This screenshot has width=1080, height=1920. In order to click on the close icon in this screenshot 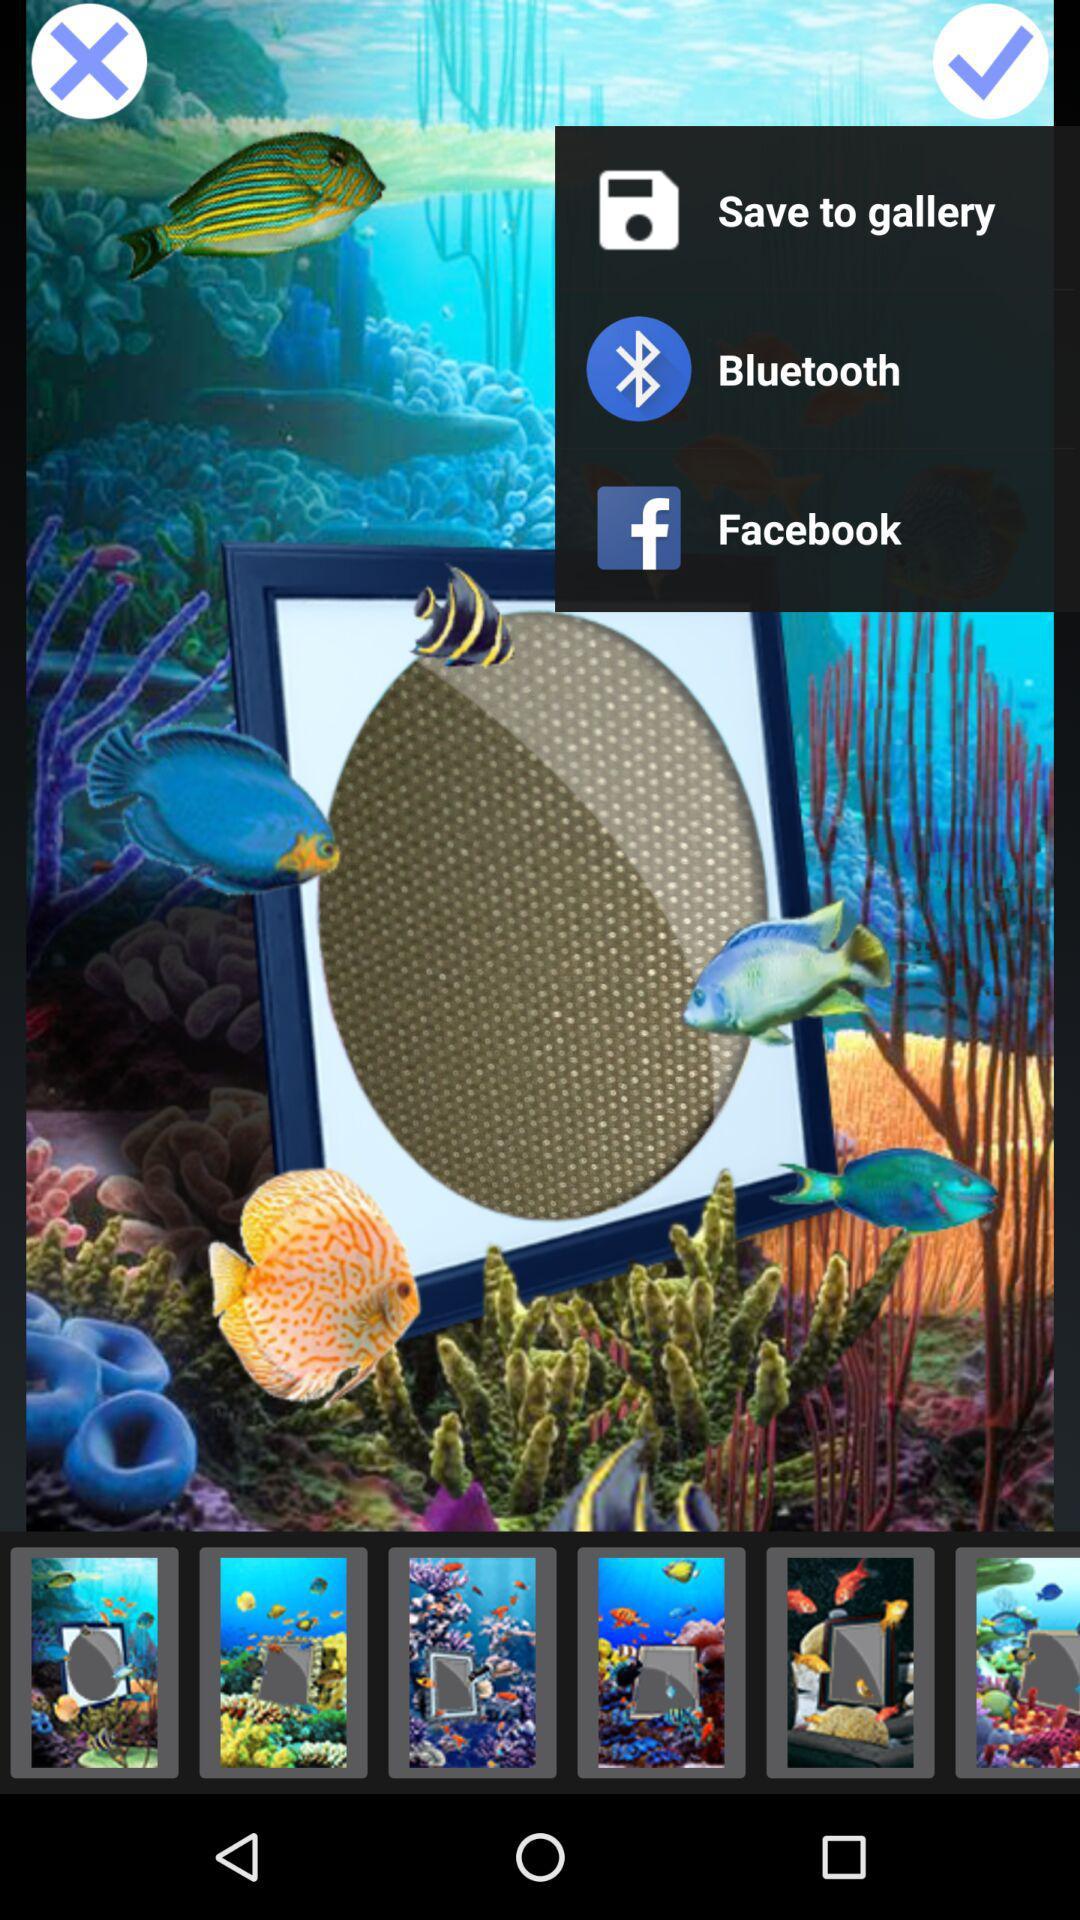, I will do `click(88, 67)`.